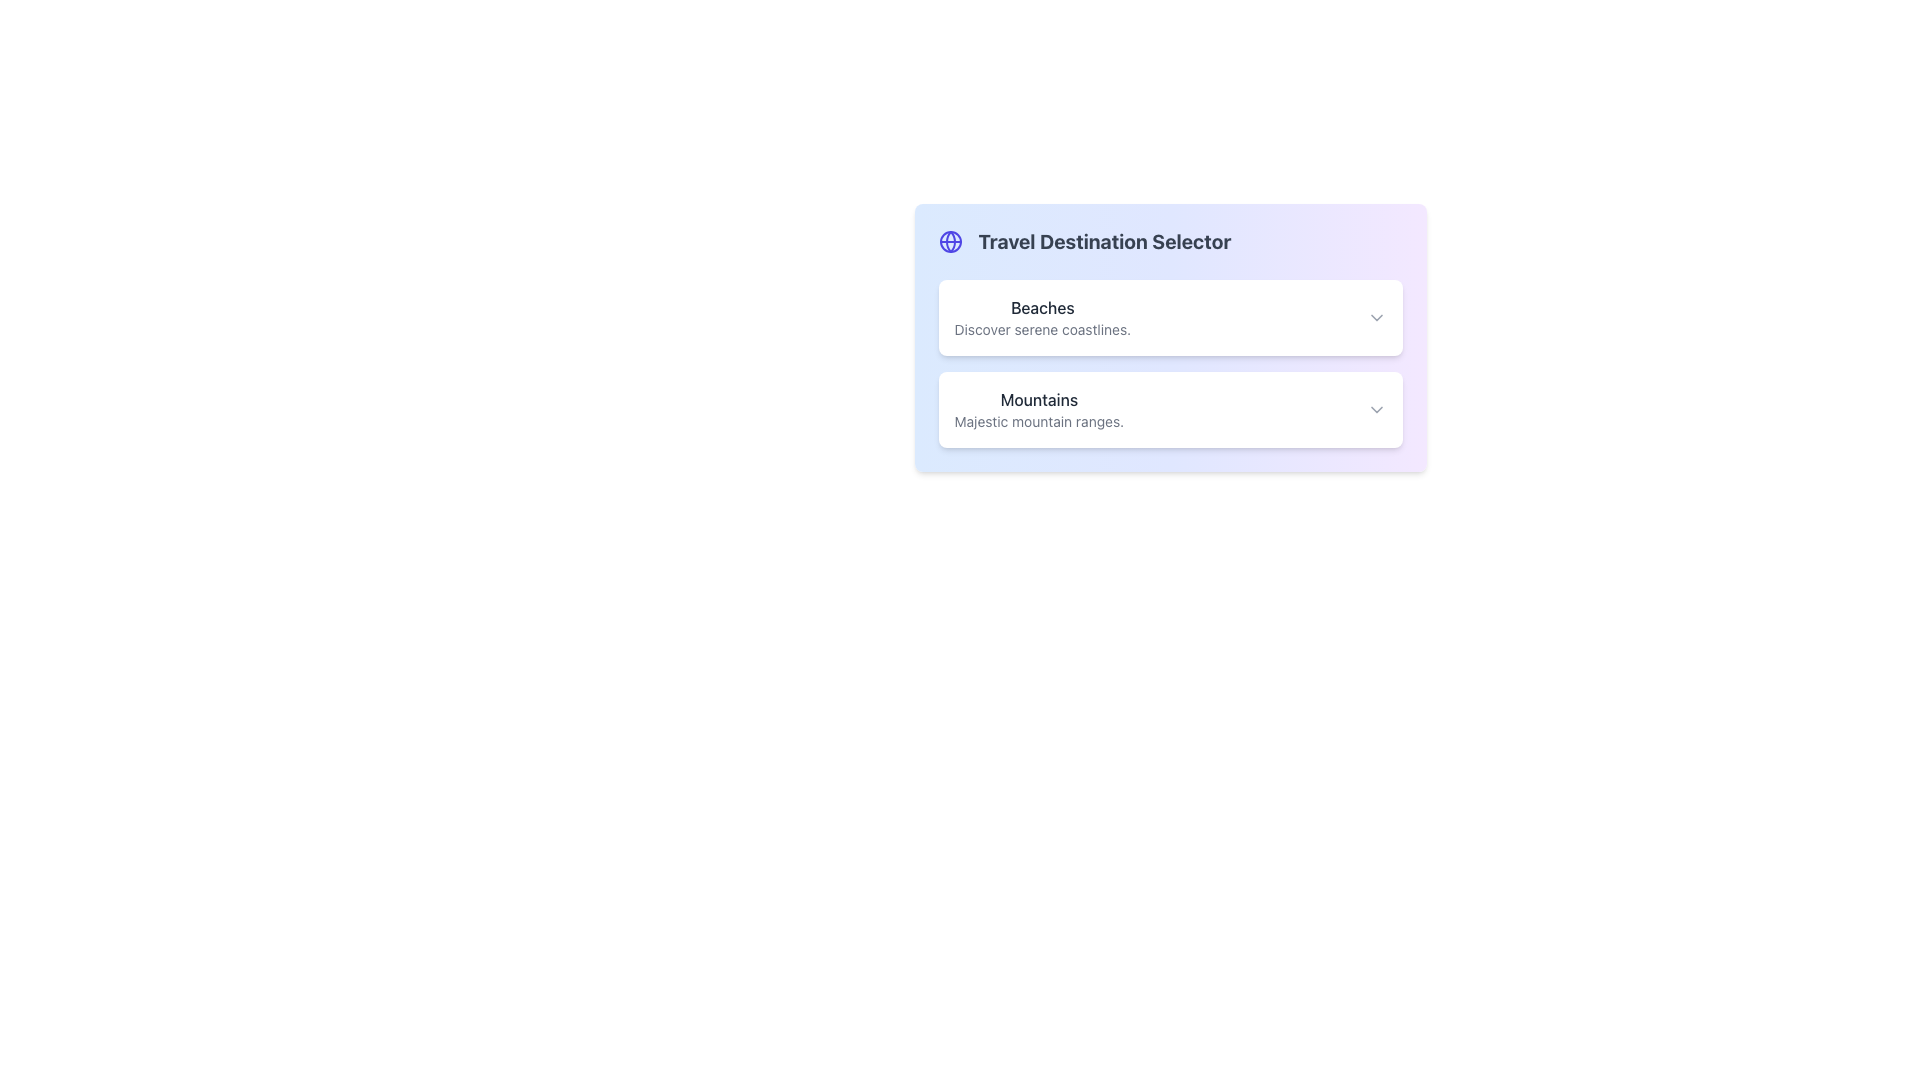 The width and height of the screenshot is (1920, 1080). I want to click on the downward-facing chevron icon button located at the right end of the 'Mountains' card, so click(1375, 408).